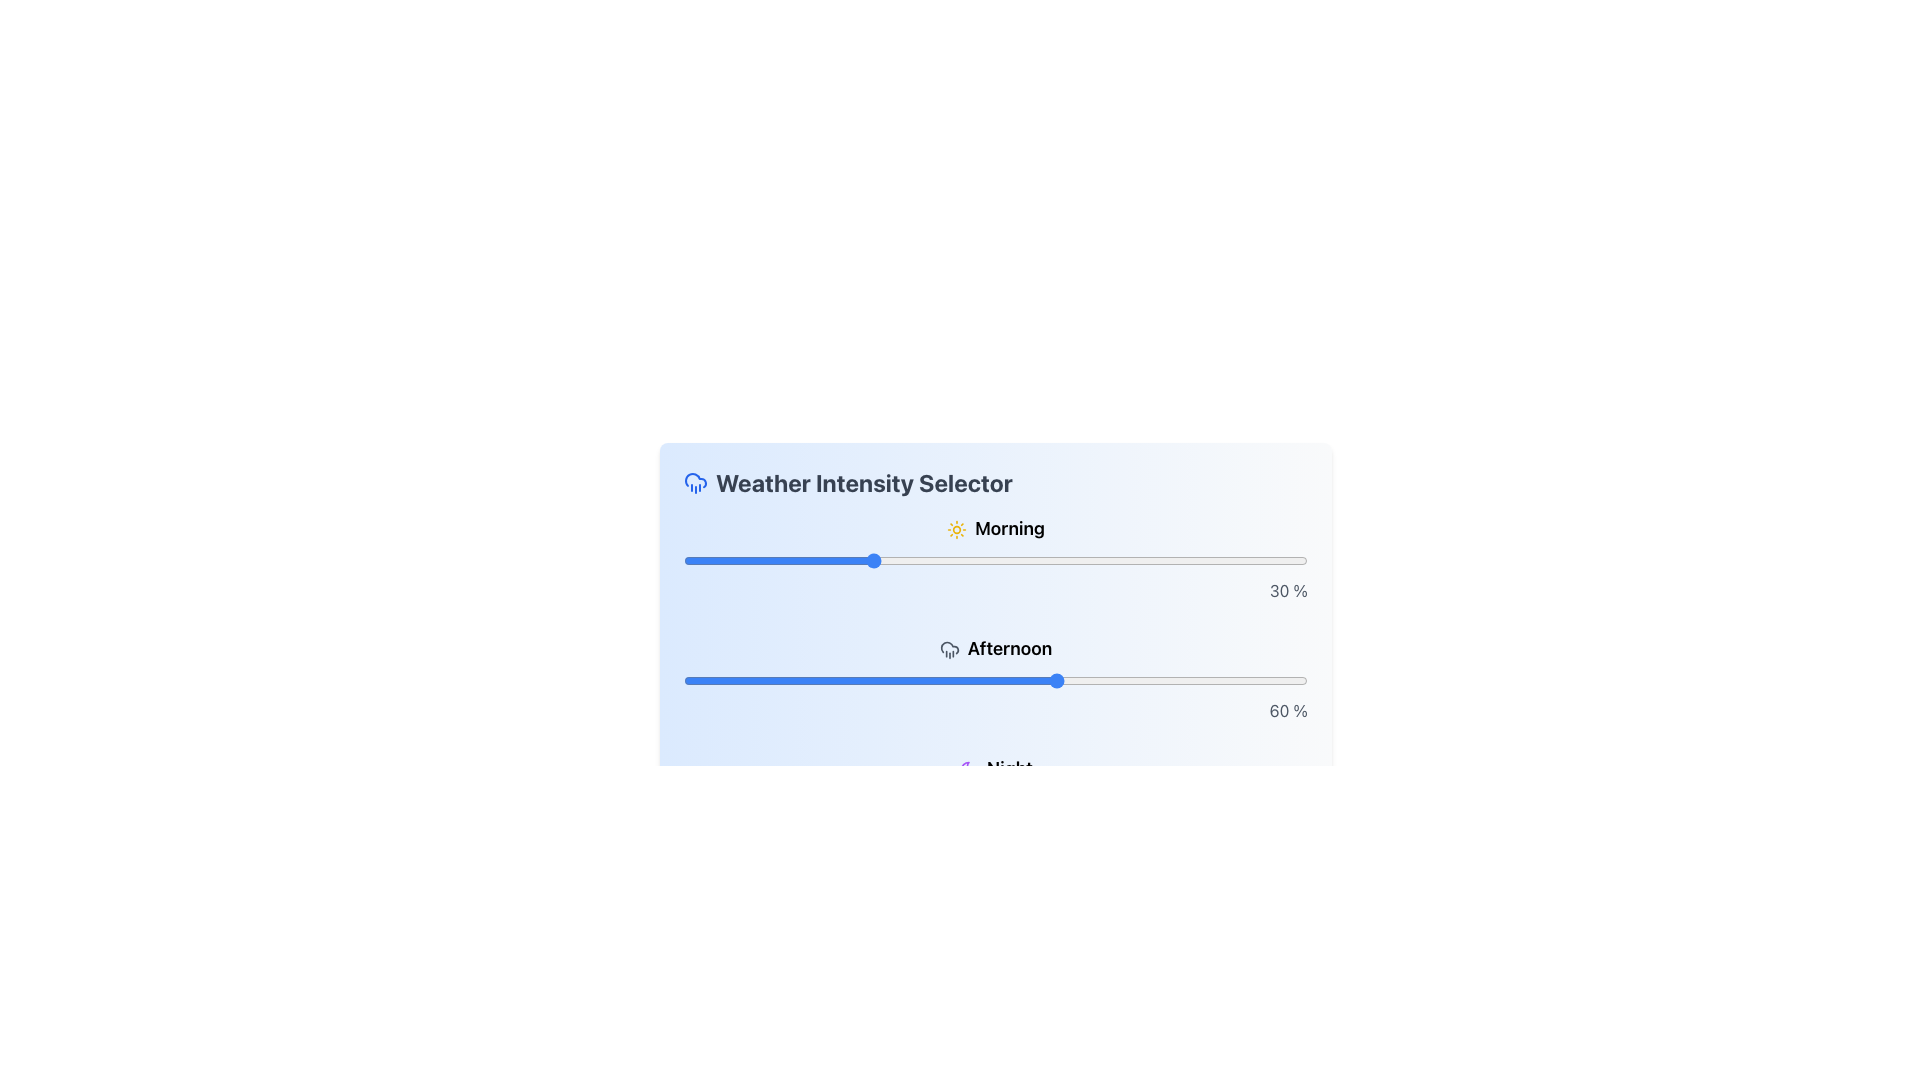 The image size is (1920, 1080). Describe the element at coordinates (1213, 680) in the screenshot. I see `the afternoon slider` at that location.